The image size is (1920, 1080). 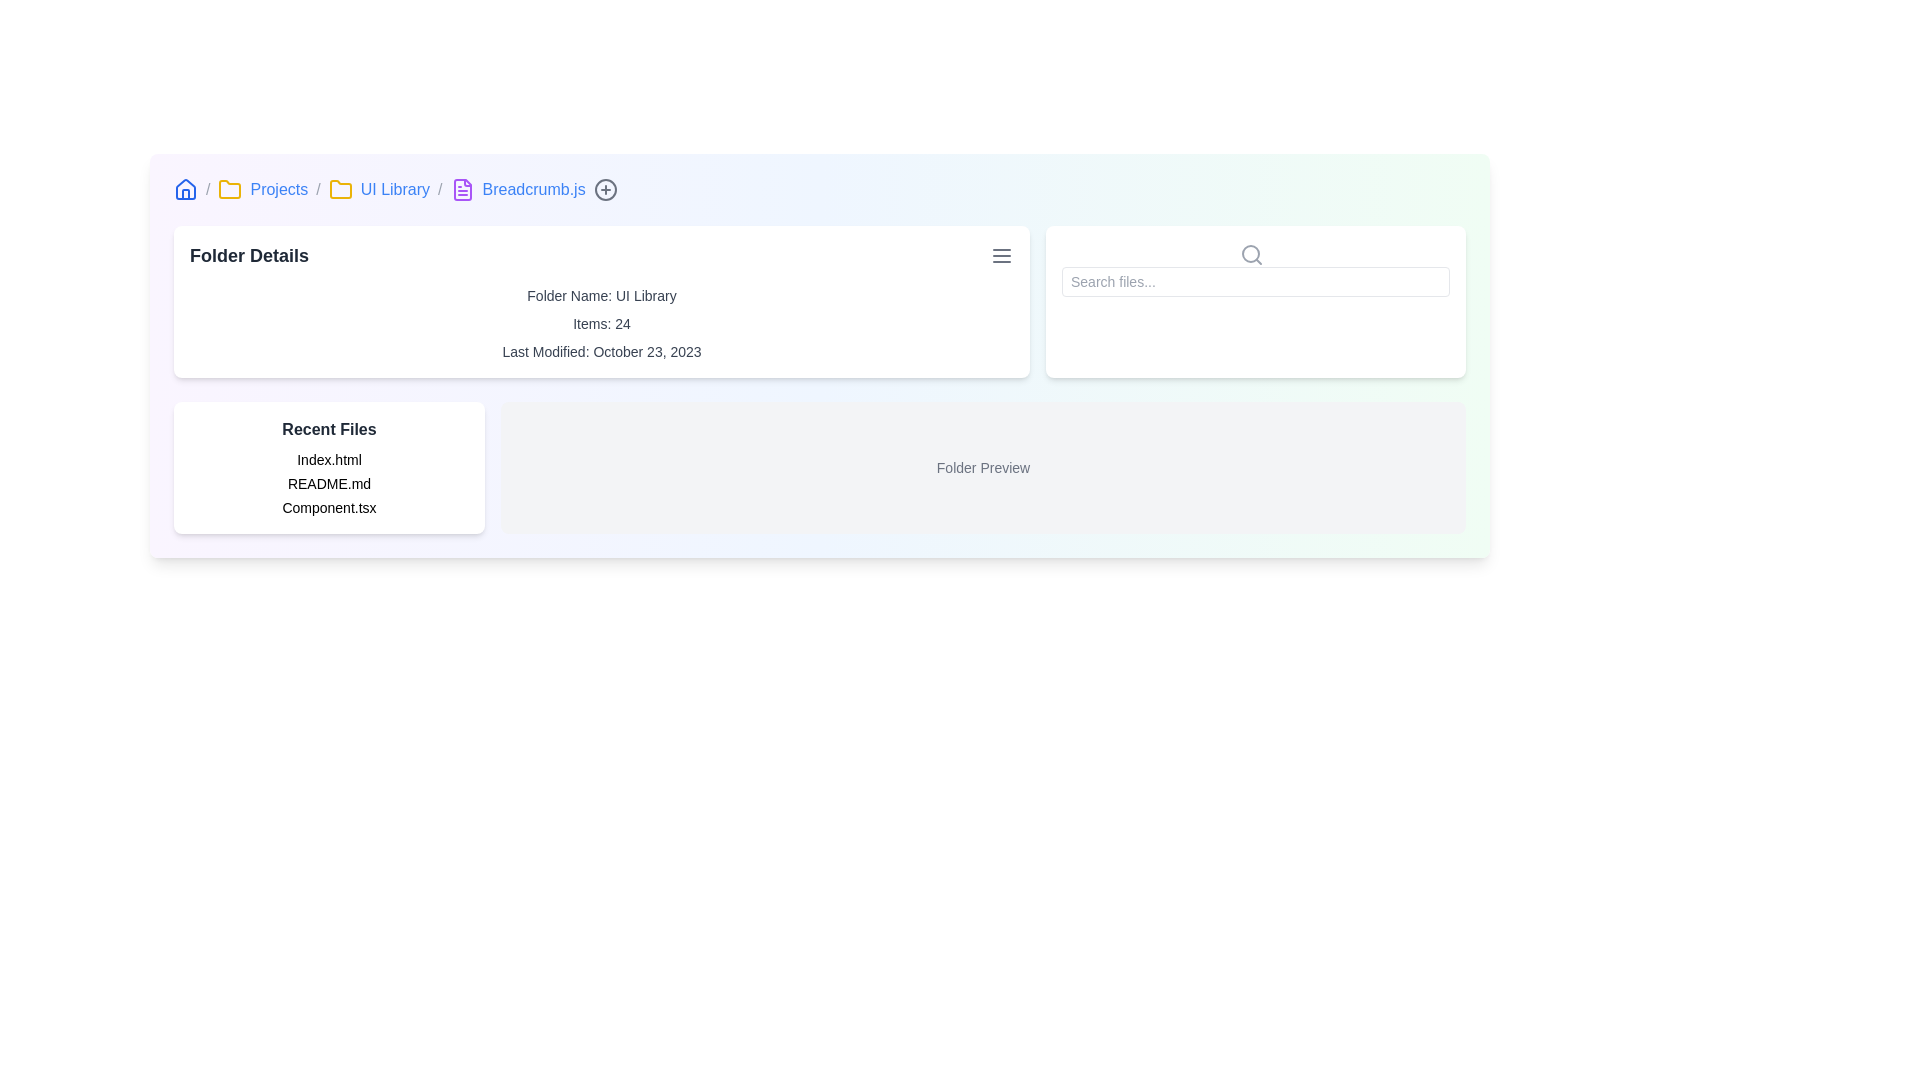 What do you see at coordinates (329, 507) in the screenshot?
I see `the text label representing the file name 'Component.tsx' in the recent files section` at bounding box center [329, 507].